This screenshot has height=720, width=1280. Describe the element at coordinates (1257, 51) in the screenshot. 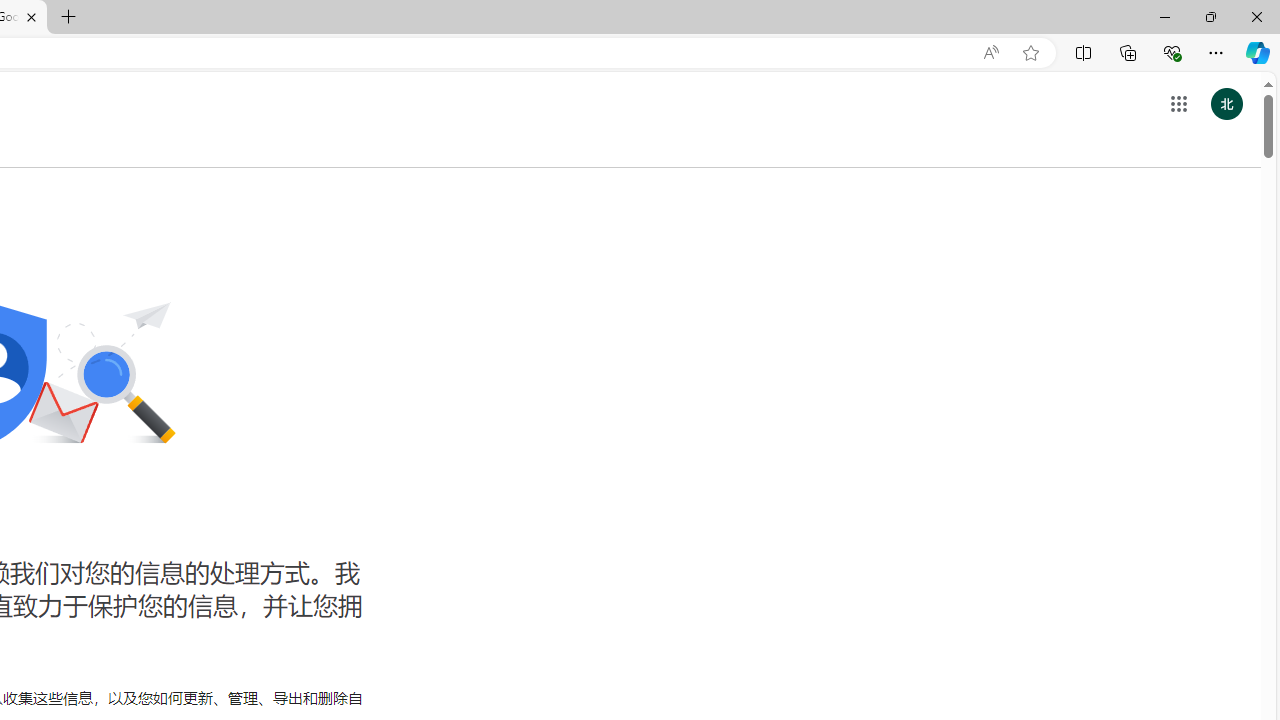

I see `'Copilot (Ctrl+Shift+.)'` at that location.